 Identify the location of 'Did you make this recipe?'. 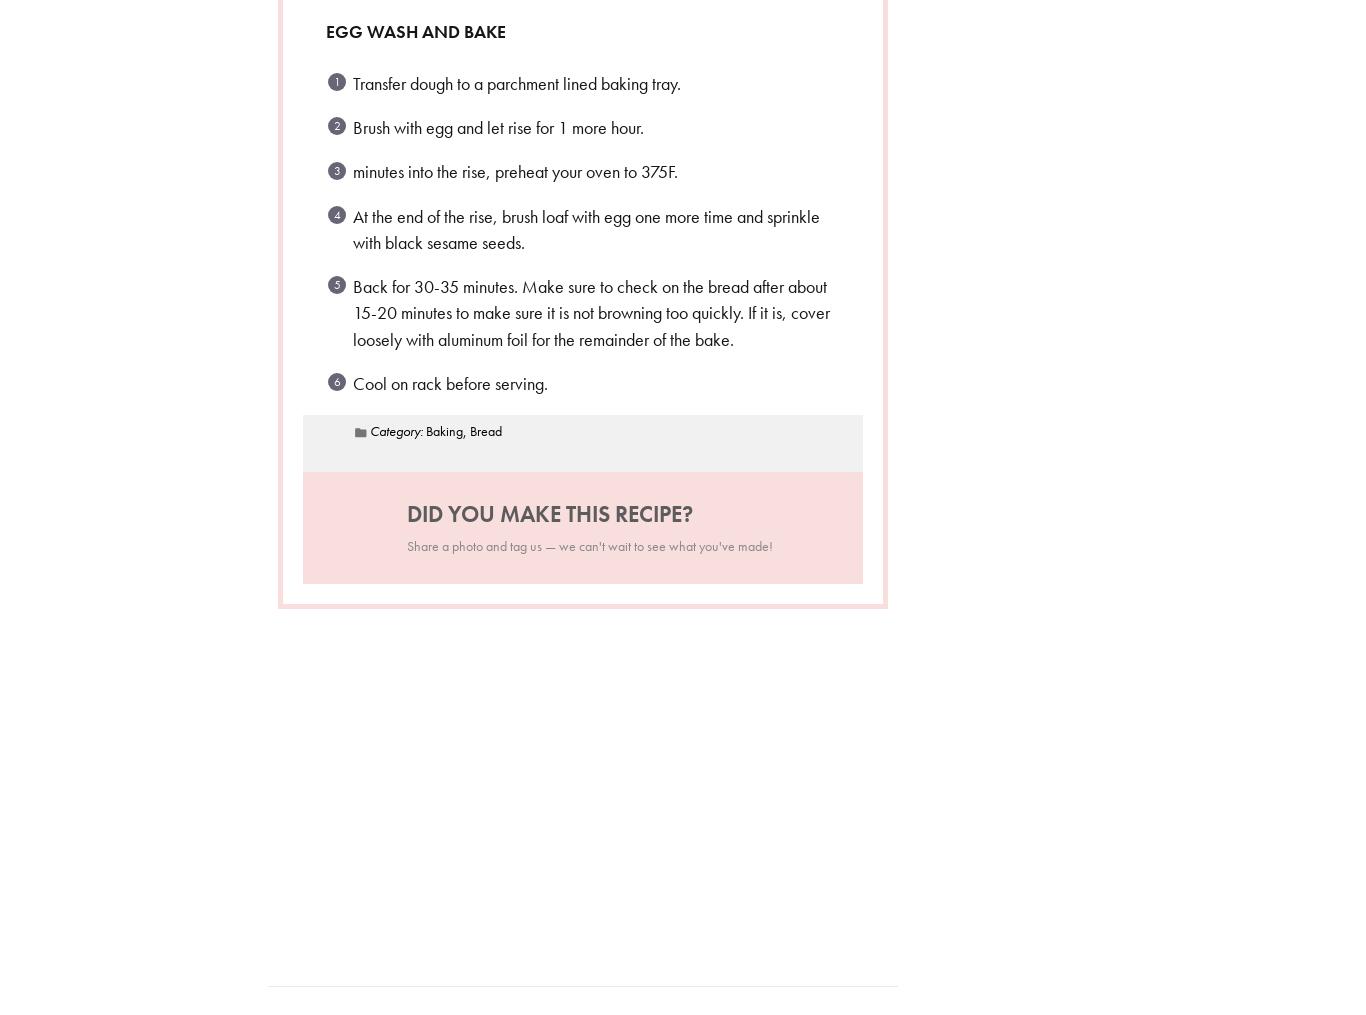
(549, 513).